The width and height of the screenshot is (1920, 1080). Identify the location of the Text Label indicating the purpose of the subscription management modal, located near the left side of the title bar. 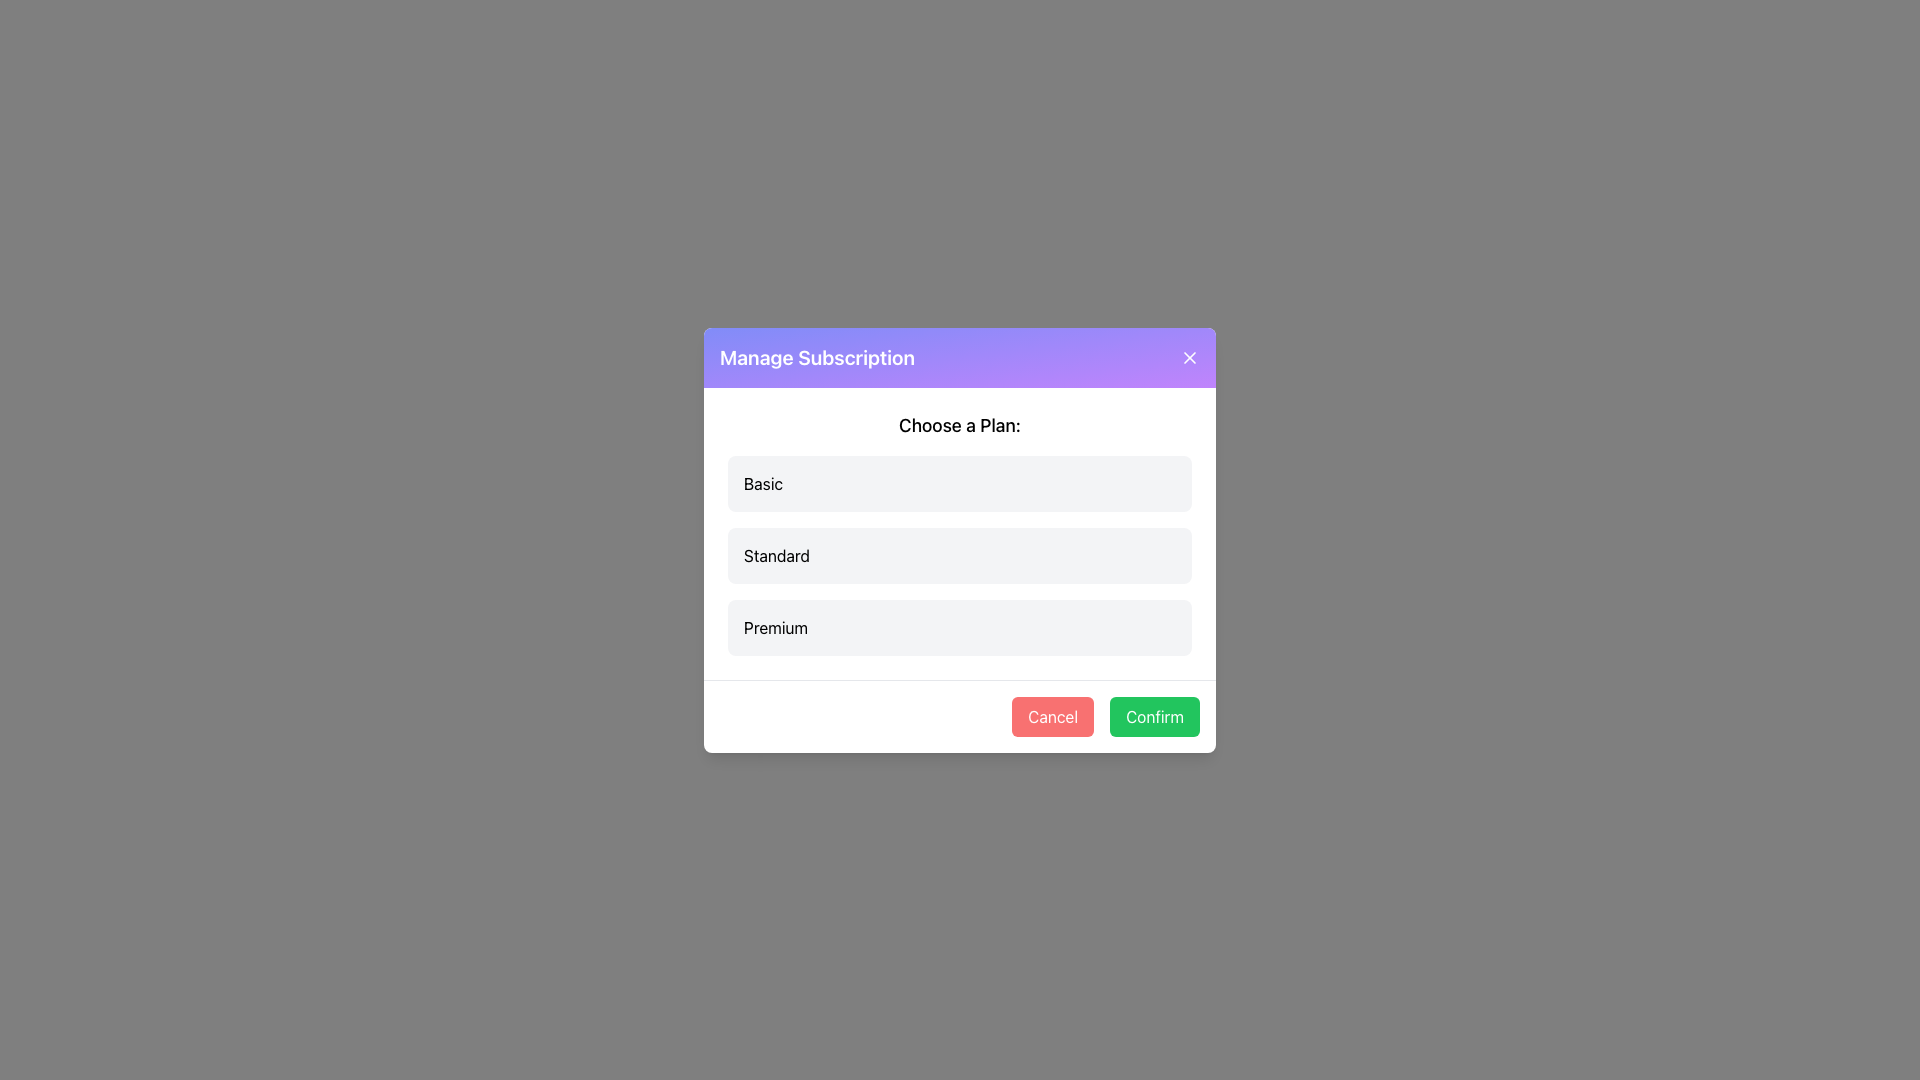
(817, 356).